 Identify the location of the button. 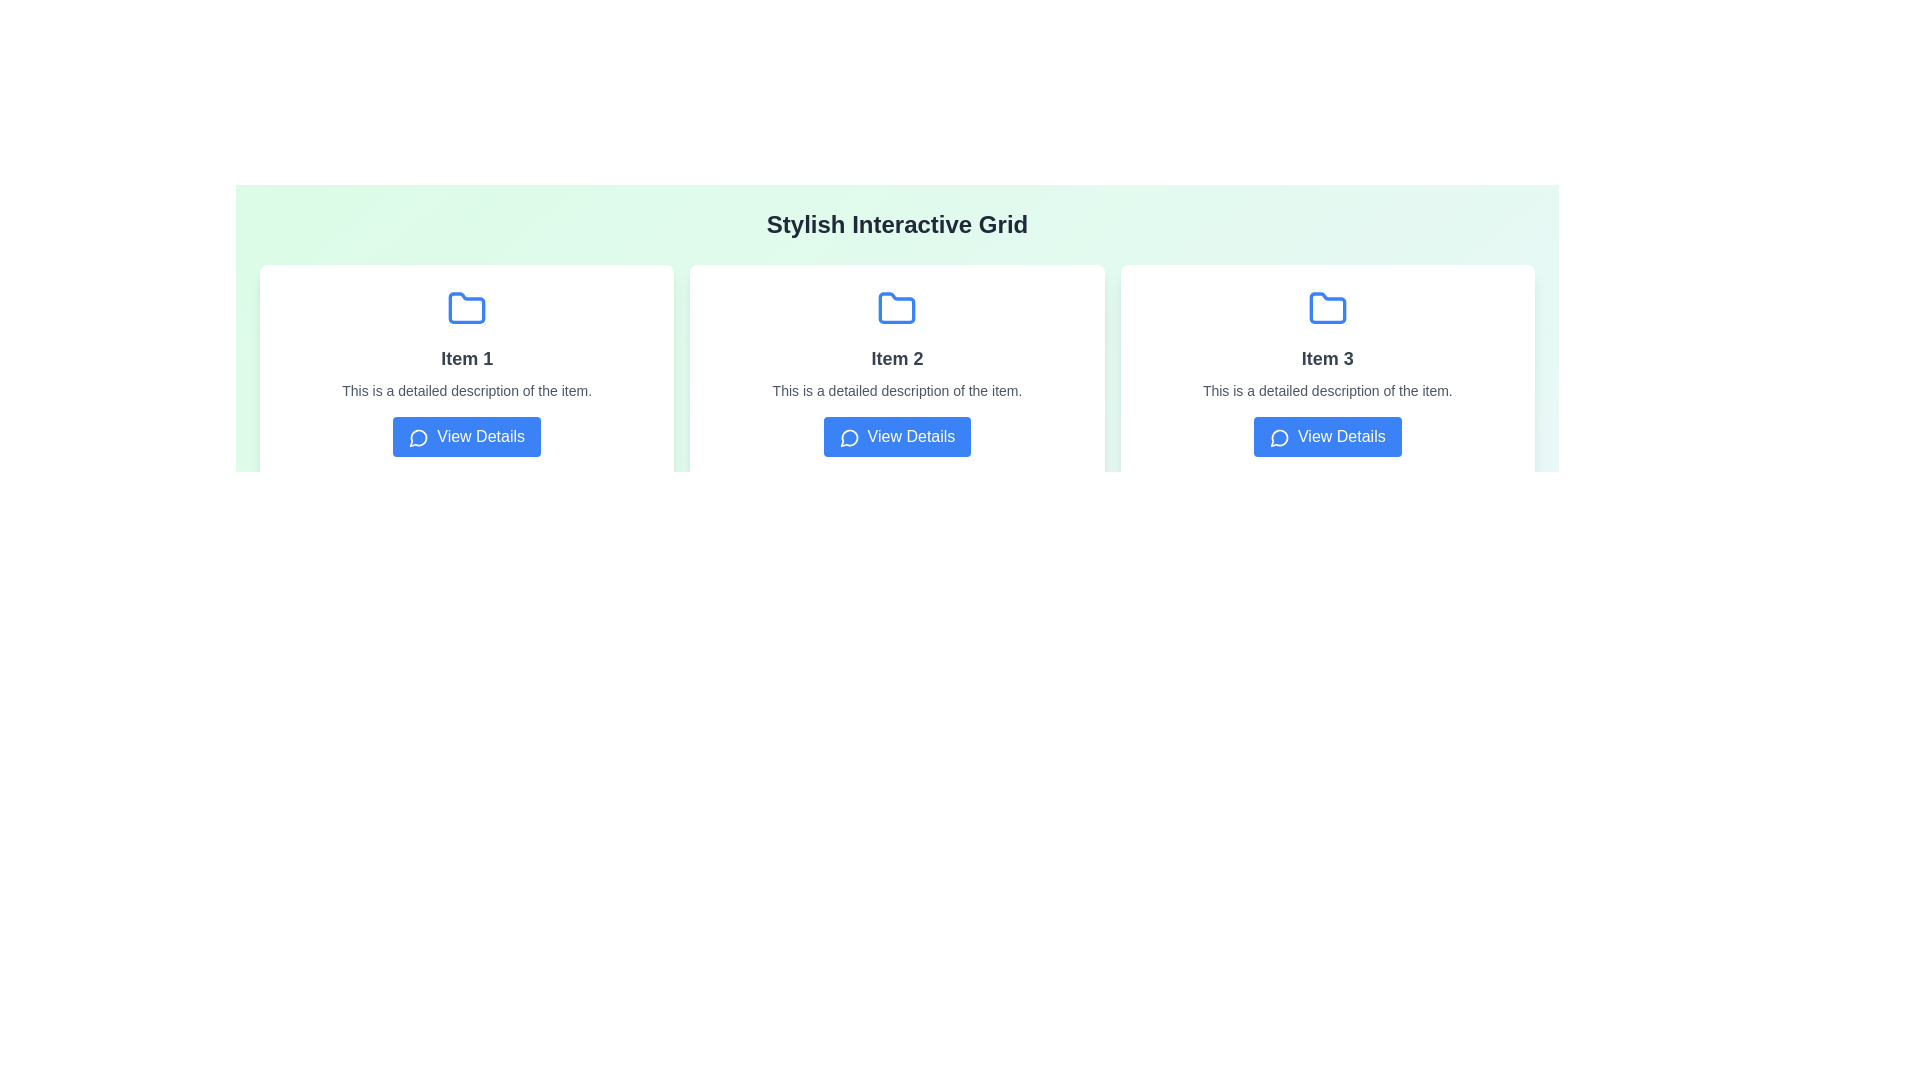
(1327, 435).